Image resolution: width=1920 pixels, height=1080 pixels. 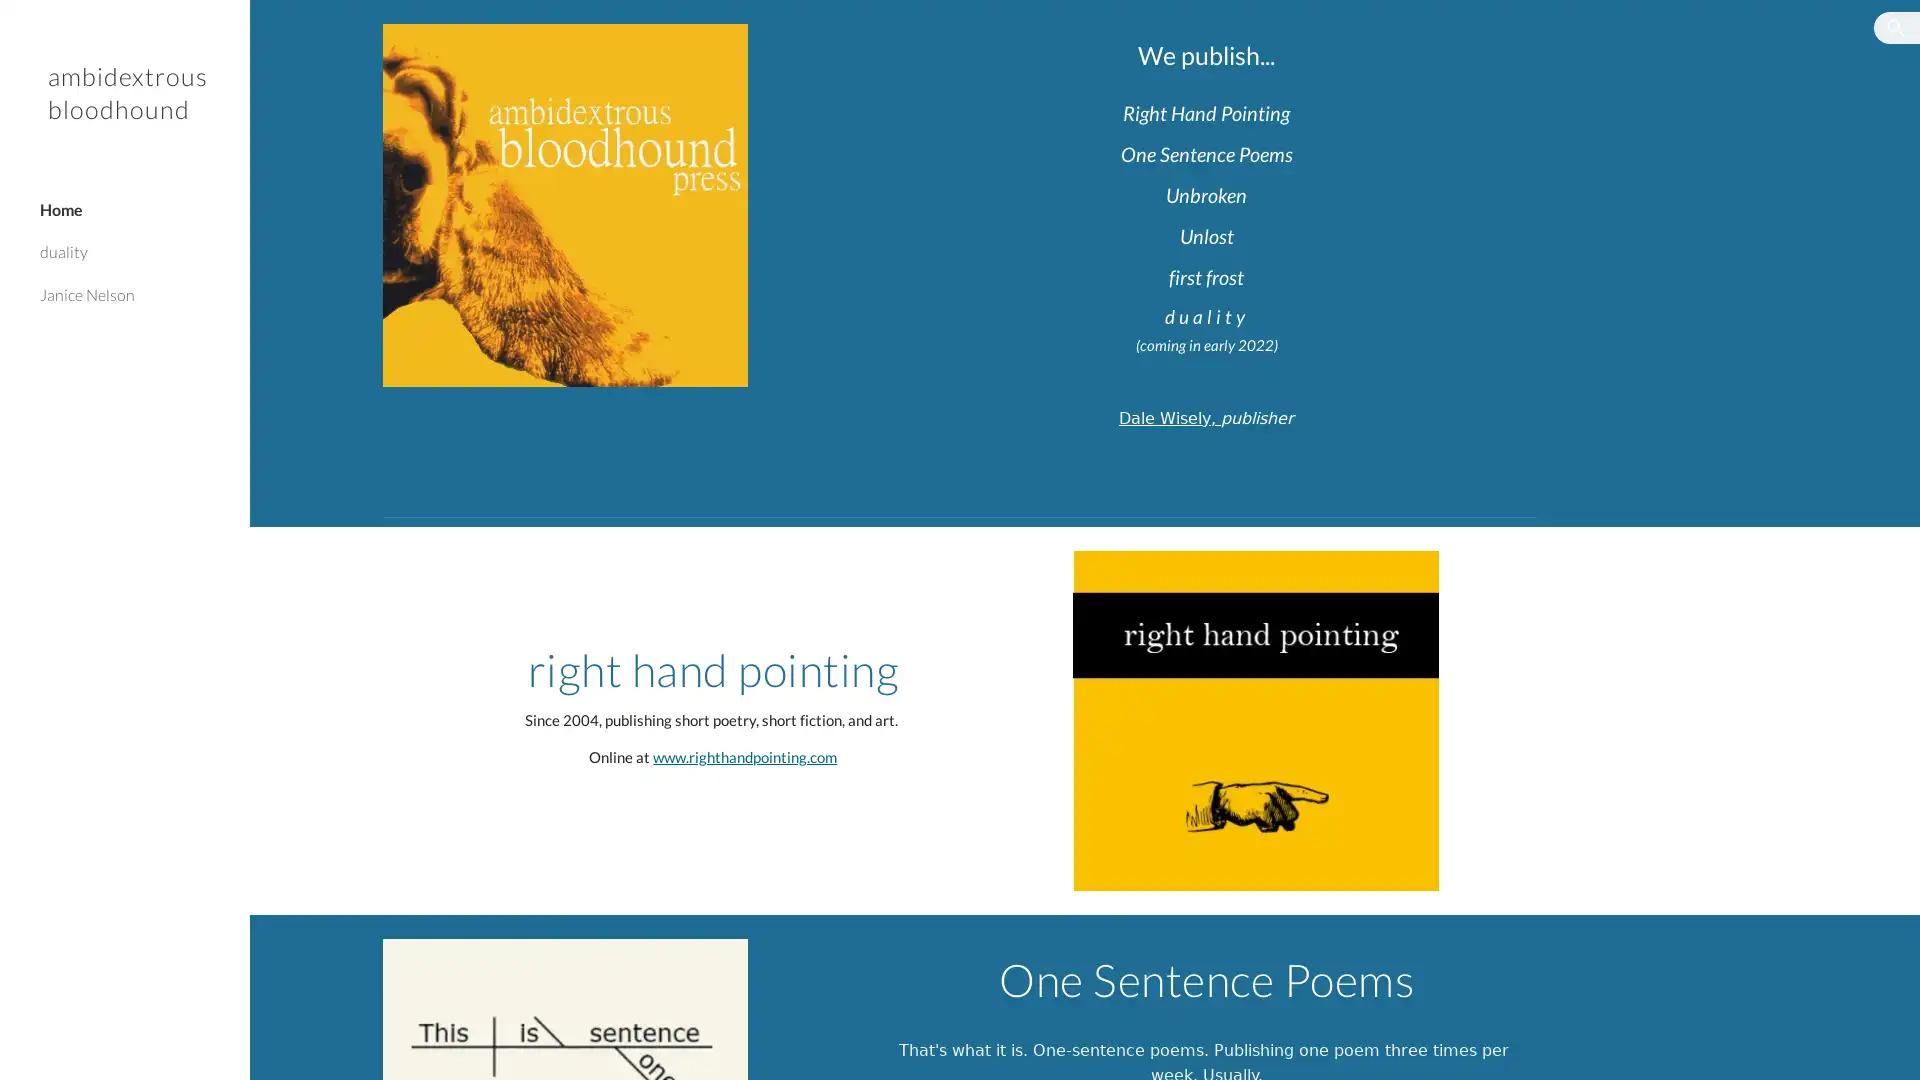 What do you see at coordinates (285, 1044) in the screenshot?
I see `Site actions` at bounding box center [285, 1044].